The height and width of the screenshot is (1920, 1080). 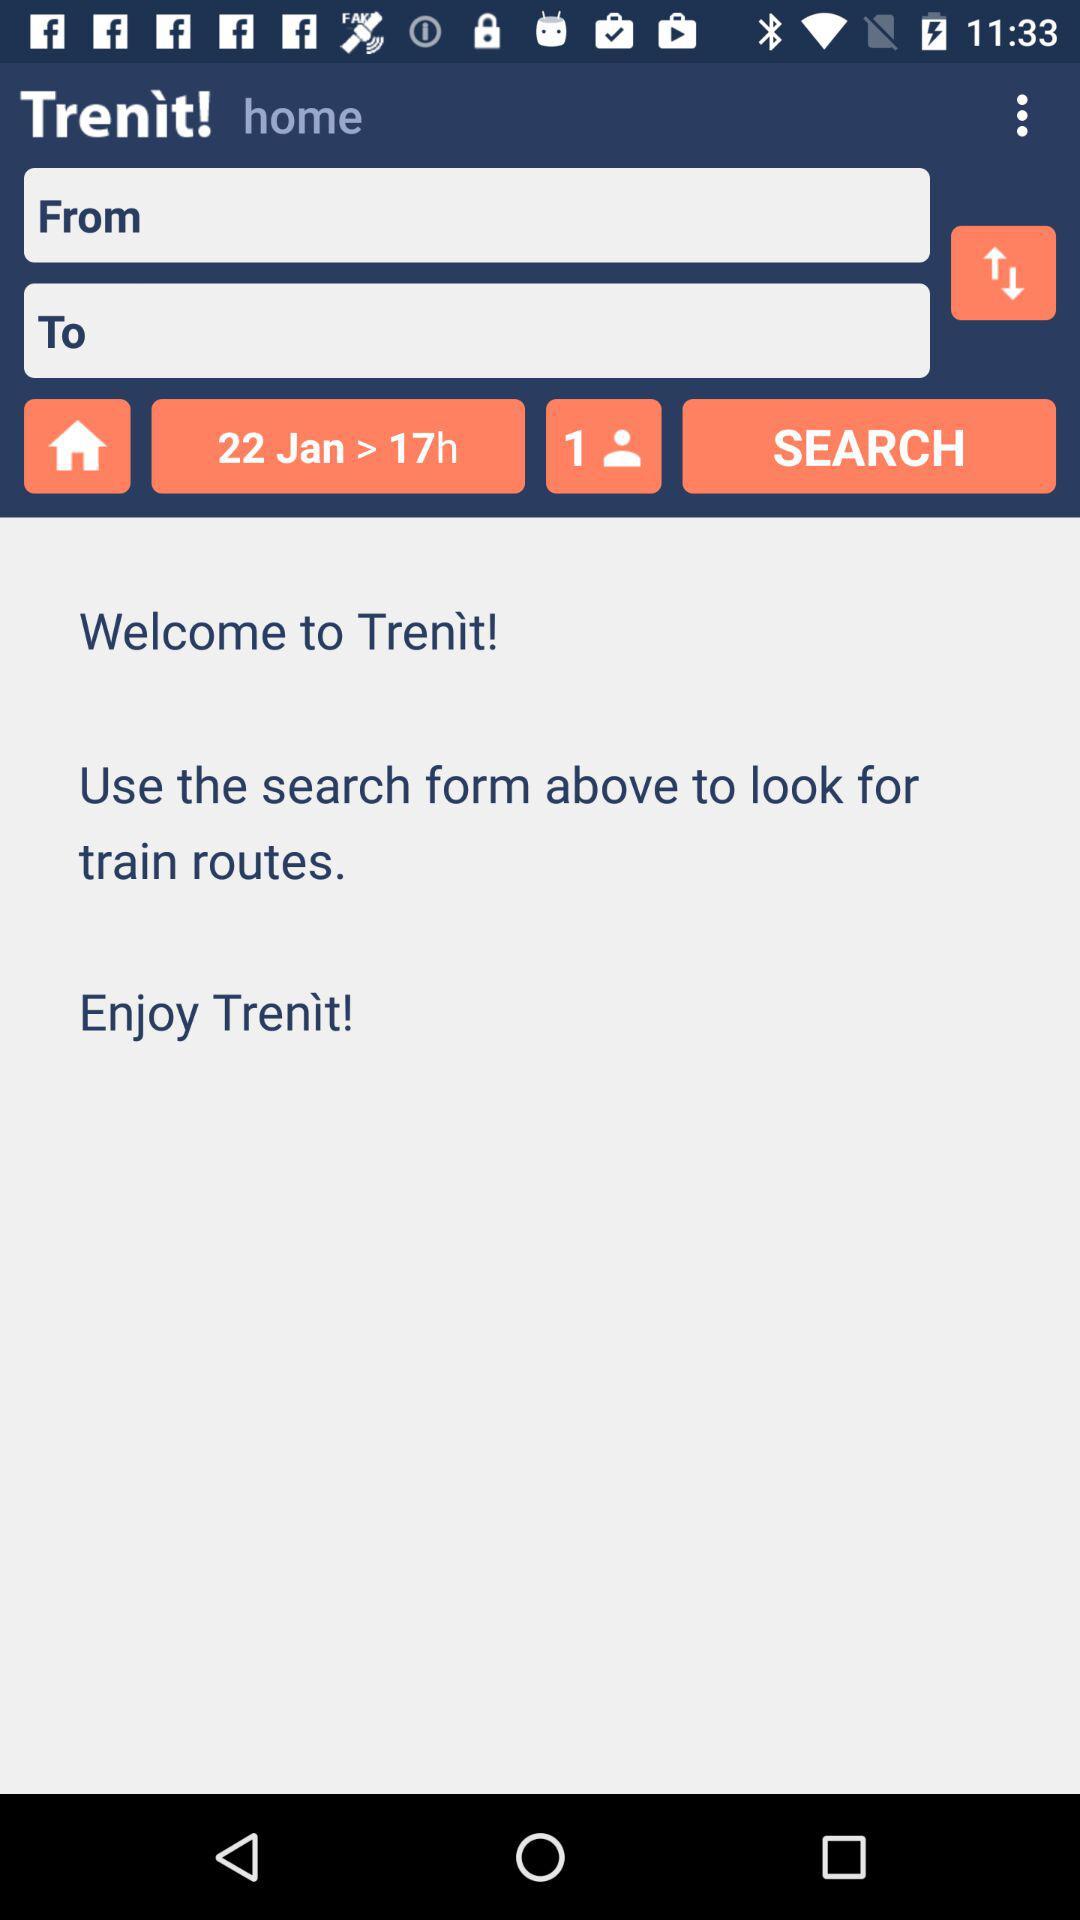 What do you see at coordinates (116, 114) in the screenshot?
I see `item to the left of home icon` at bounding box center [116, 114].